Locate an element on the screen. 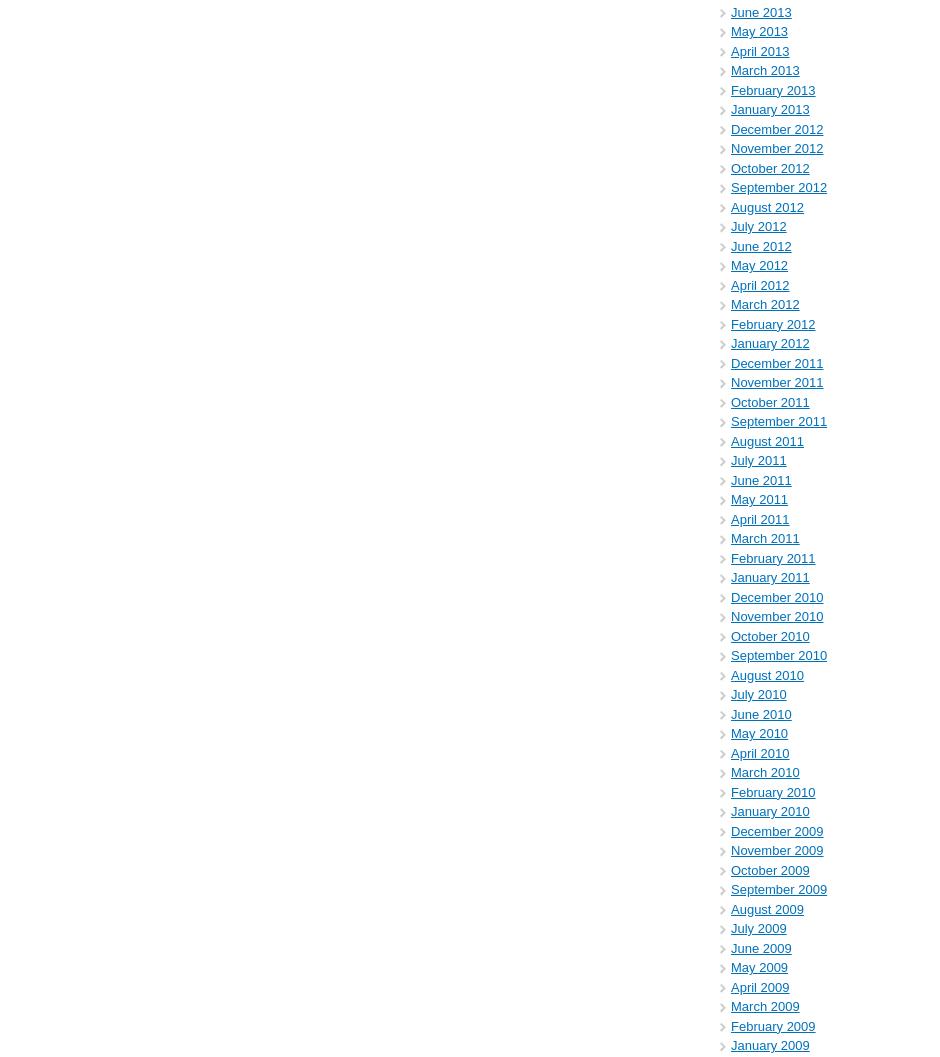 Image resolution: width=940 pixels, height=1057 pixels. 'April 2009' is located at coordinates (758, 985).